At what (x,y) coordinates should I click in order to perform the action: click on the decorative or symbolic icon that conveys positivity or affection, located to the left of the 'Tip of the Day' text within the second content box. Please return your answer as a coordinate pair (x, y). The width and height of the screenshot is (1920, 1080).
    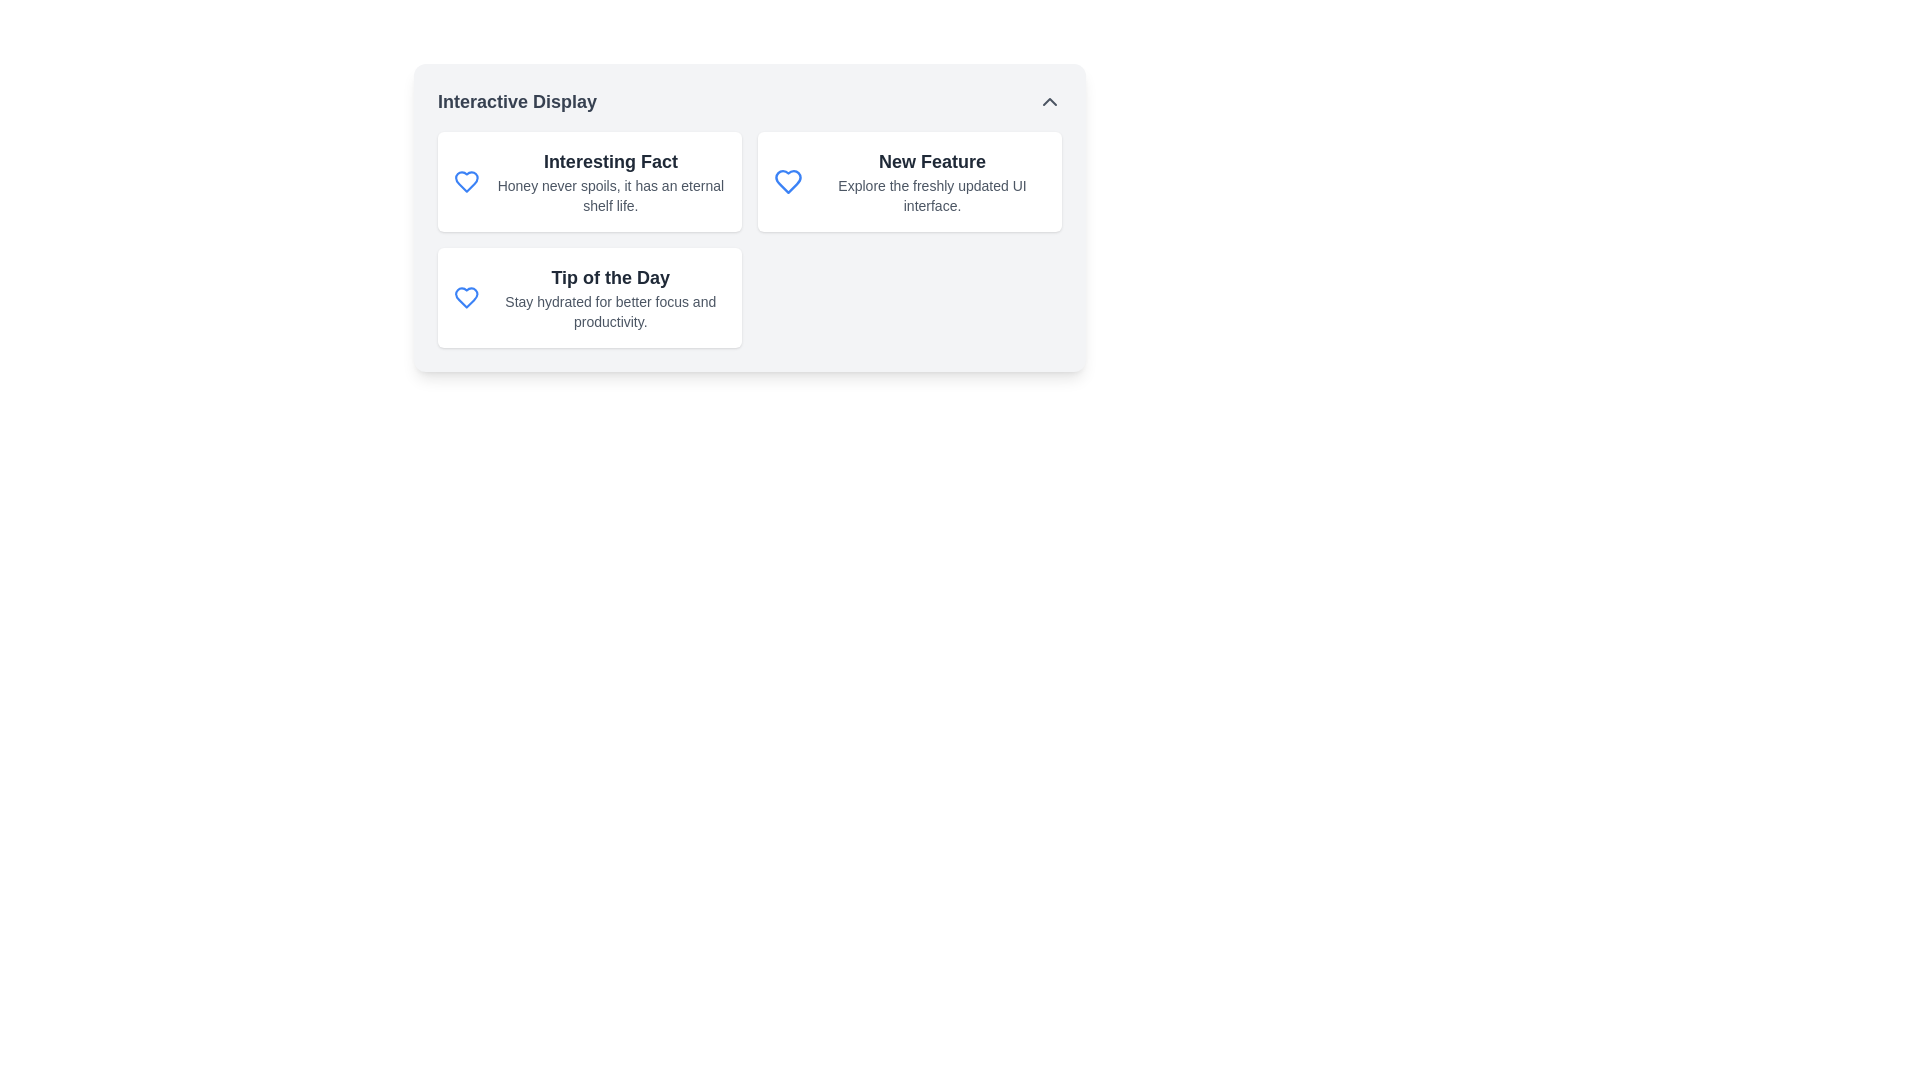
    Looking at the image, I should click on (465, 297).